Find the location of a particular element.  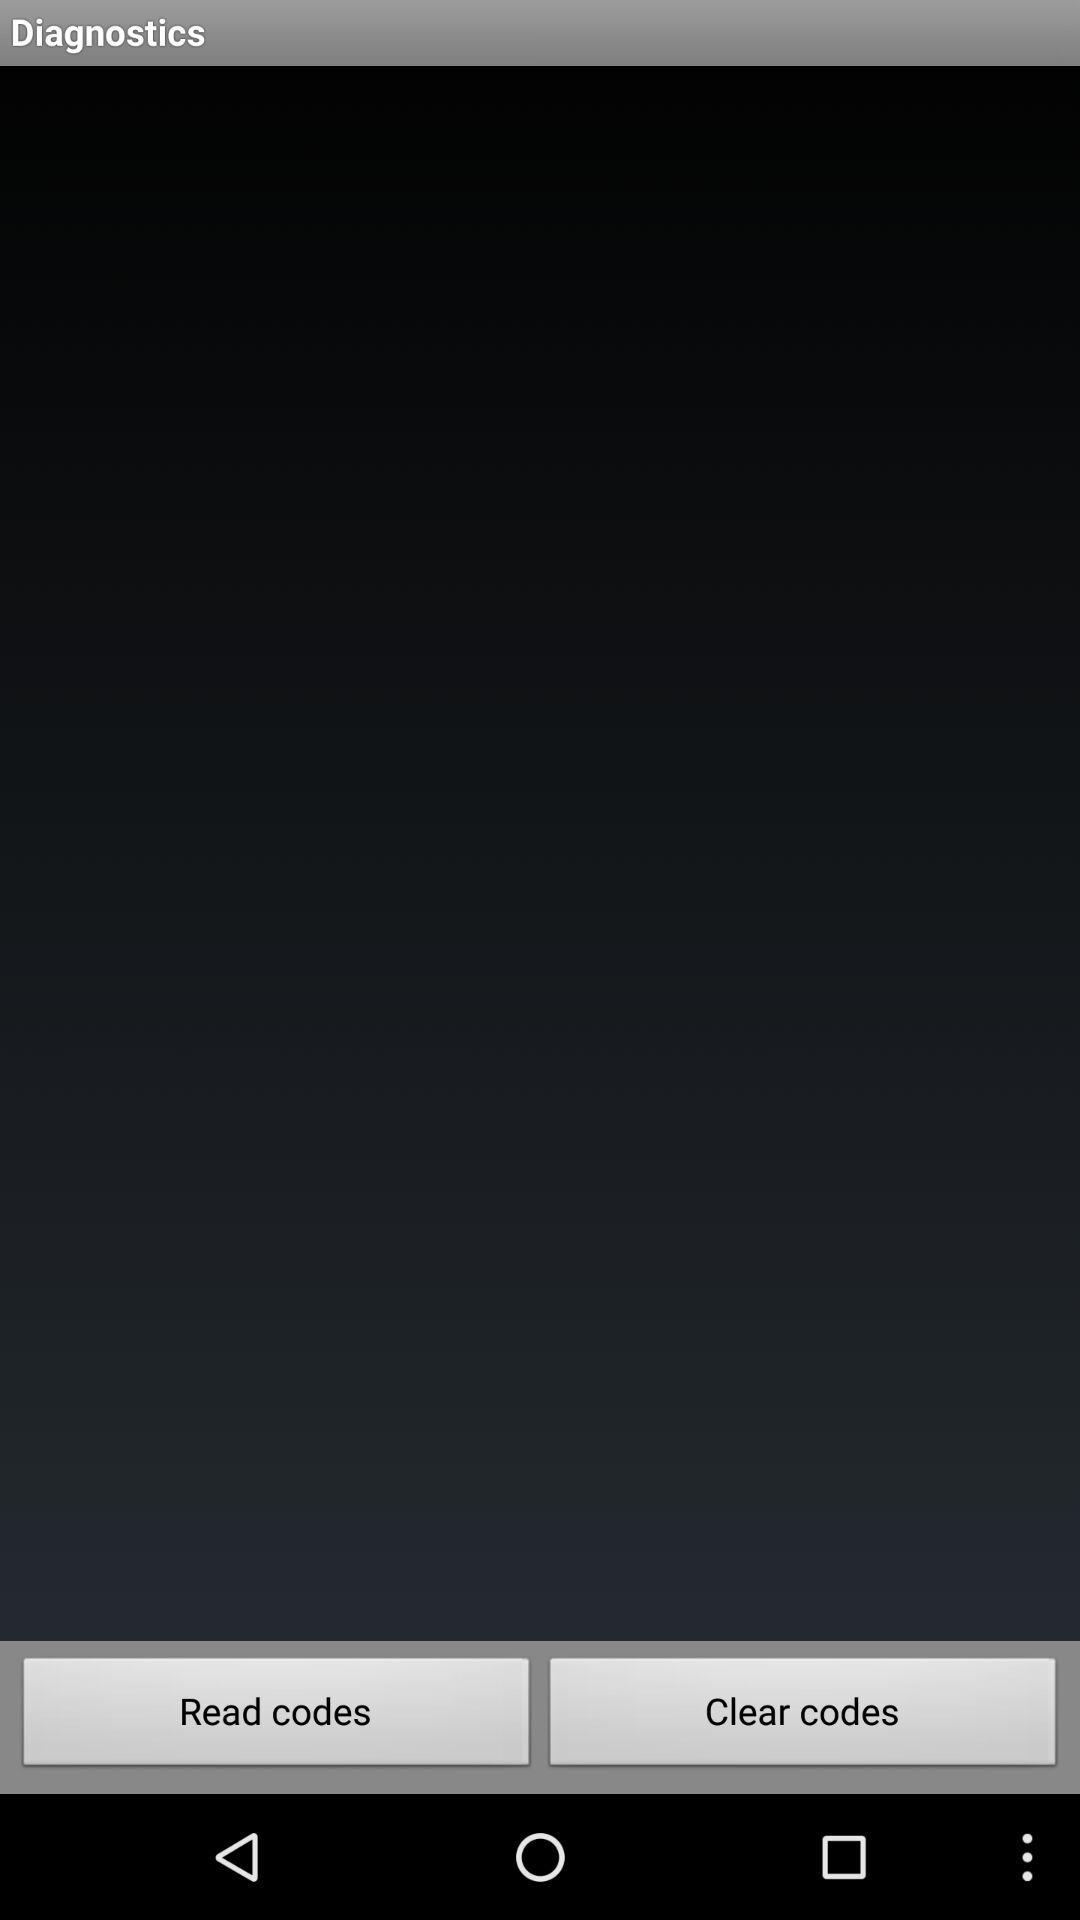

the clear codes is located at coordinates (802, 1716).